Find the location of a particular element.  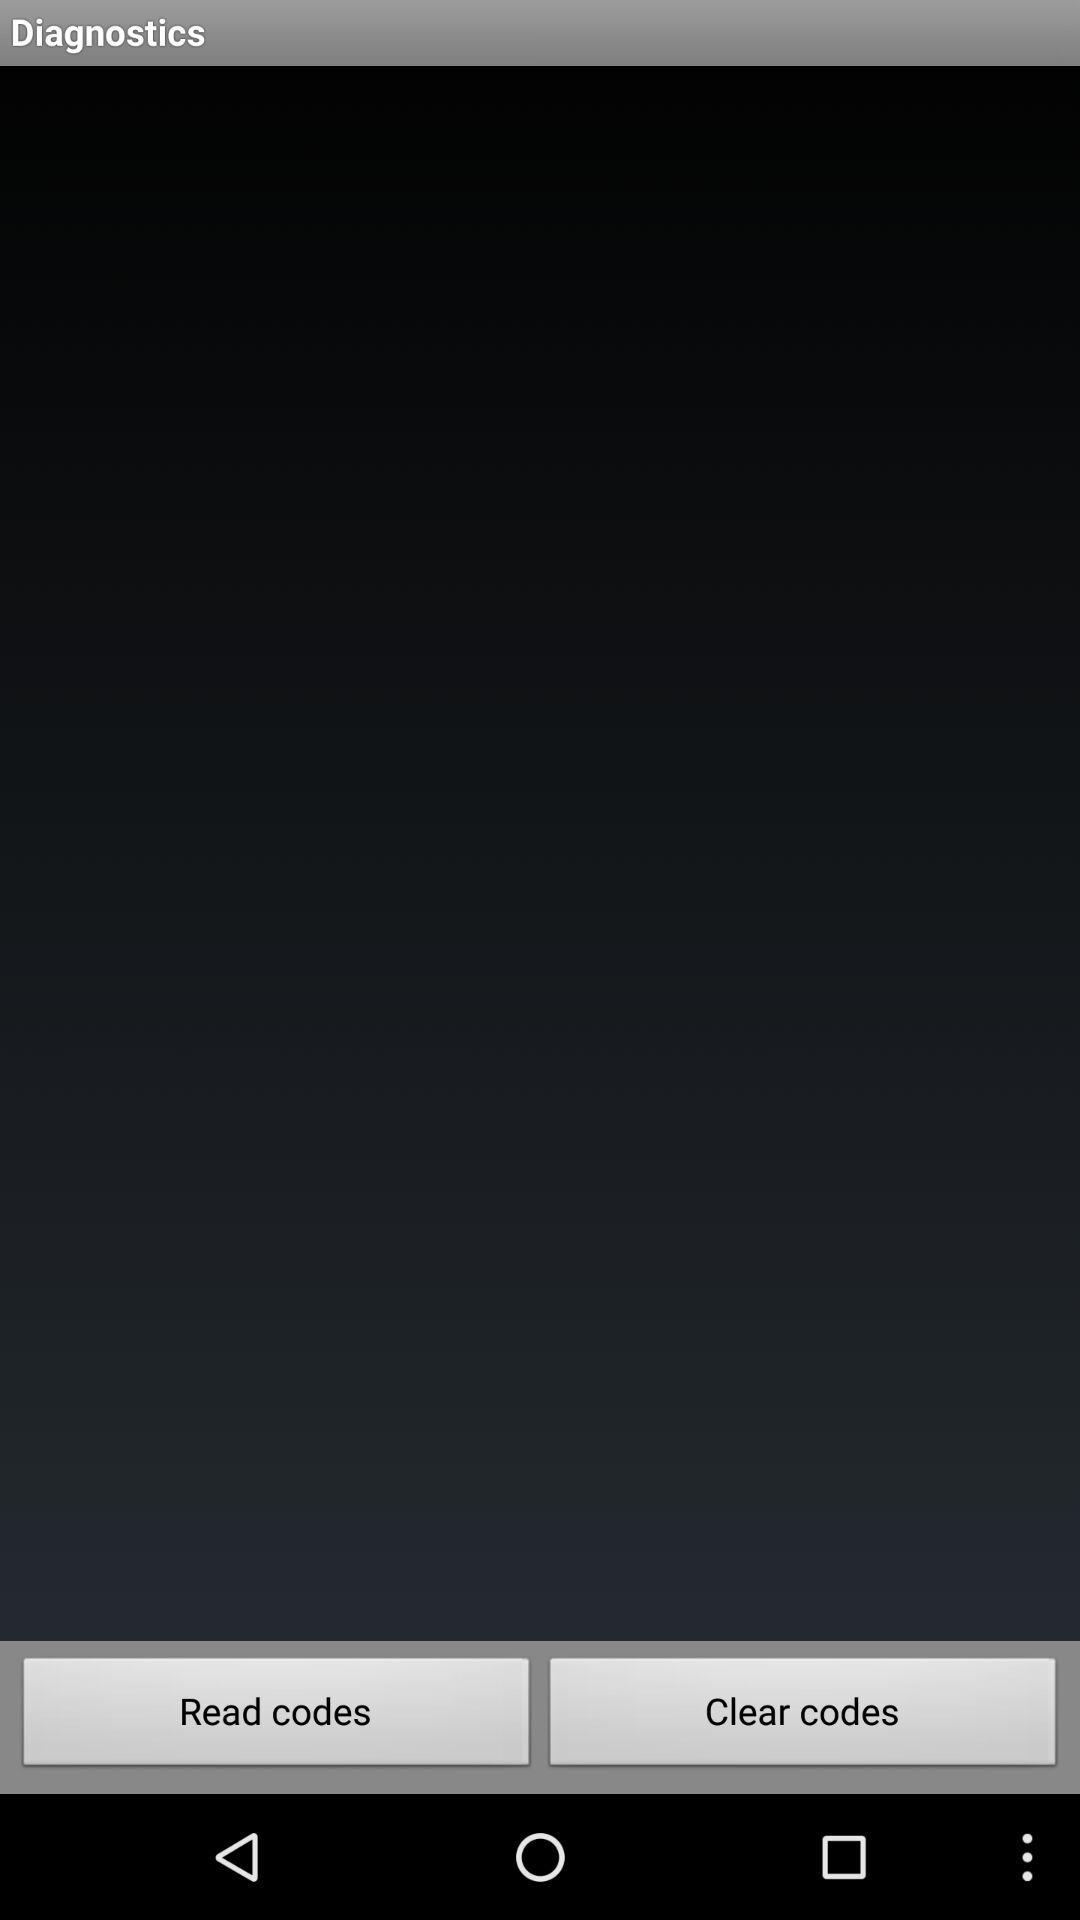

the clear codes is located at coordinates (802, 1716).